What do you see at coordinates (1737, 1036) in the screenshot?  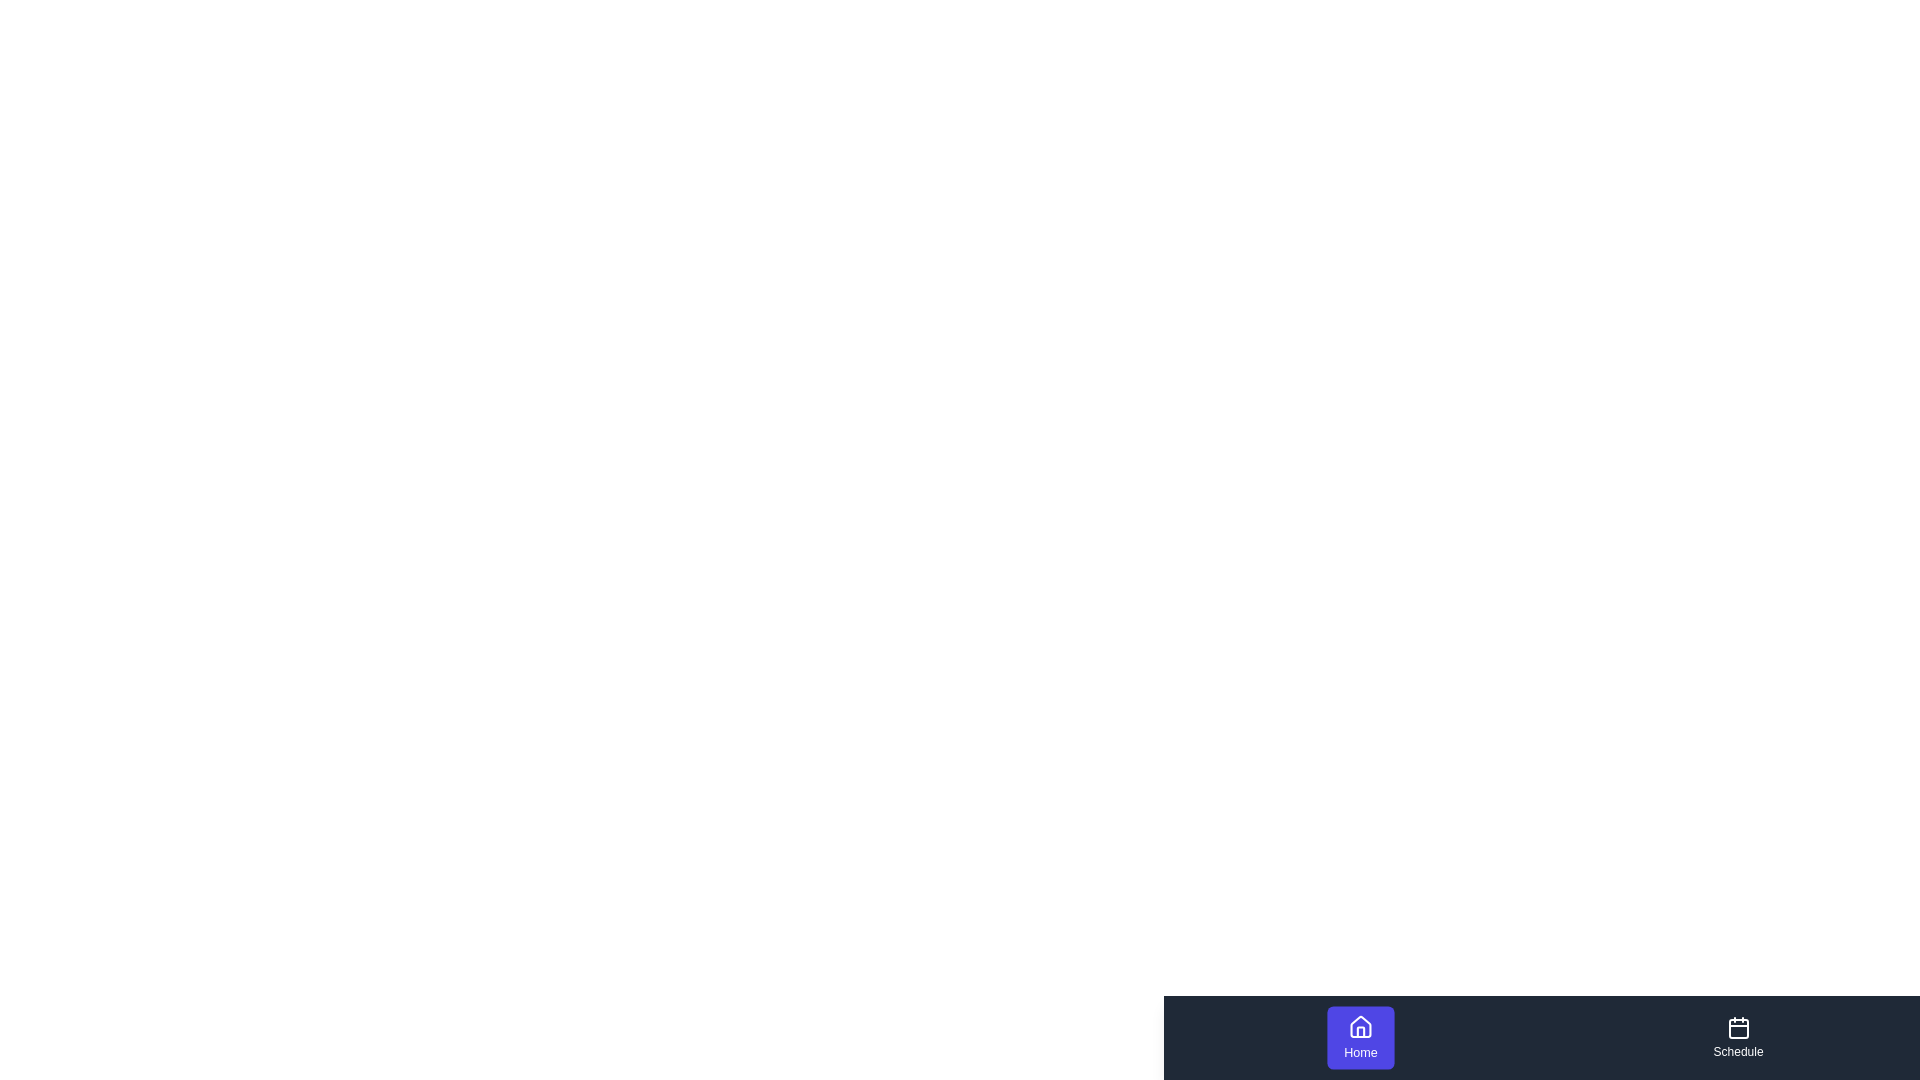 I see `the bottom navigation item for Schedule` at bounding box center [1737, 1036].